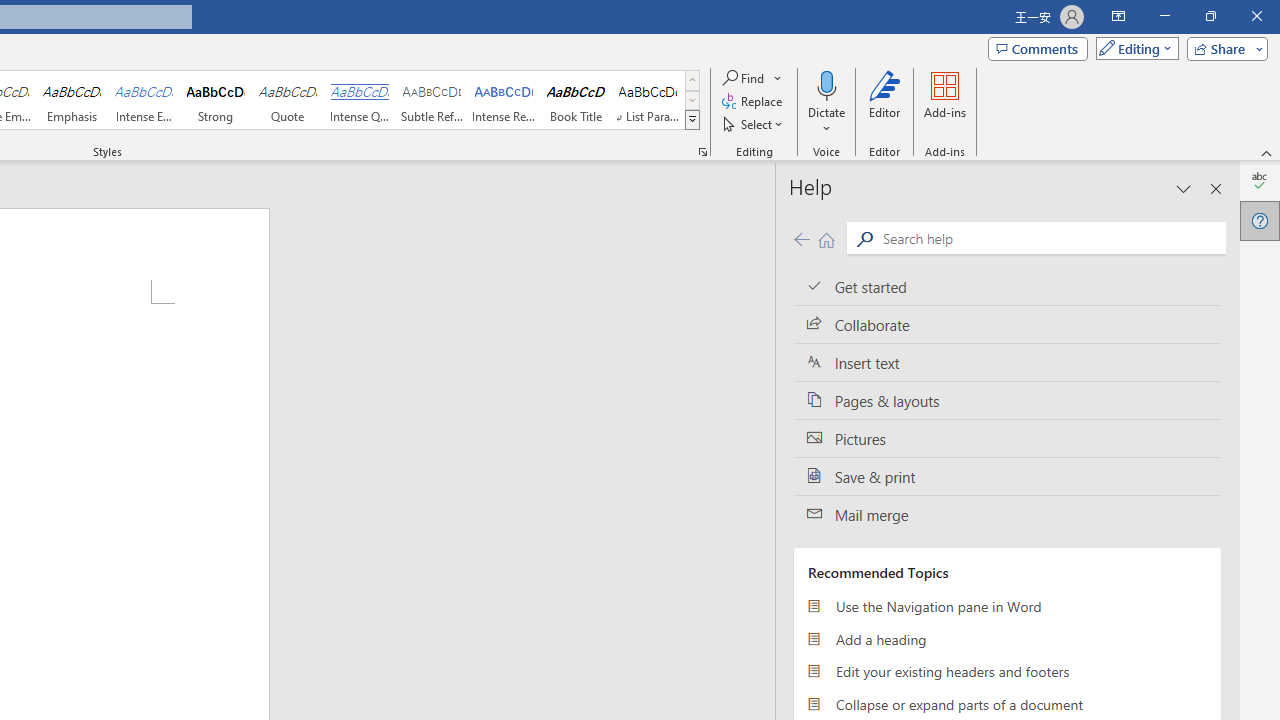  I want to click on 'Emphasis', so click(71, 100).